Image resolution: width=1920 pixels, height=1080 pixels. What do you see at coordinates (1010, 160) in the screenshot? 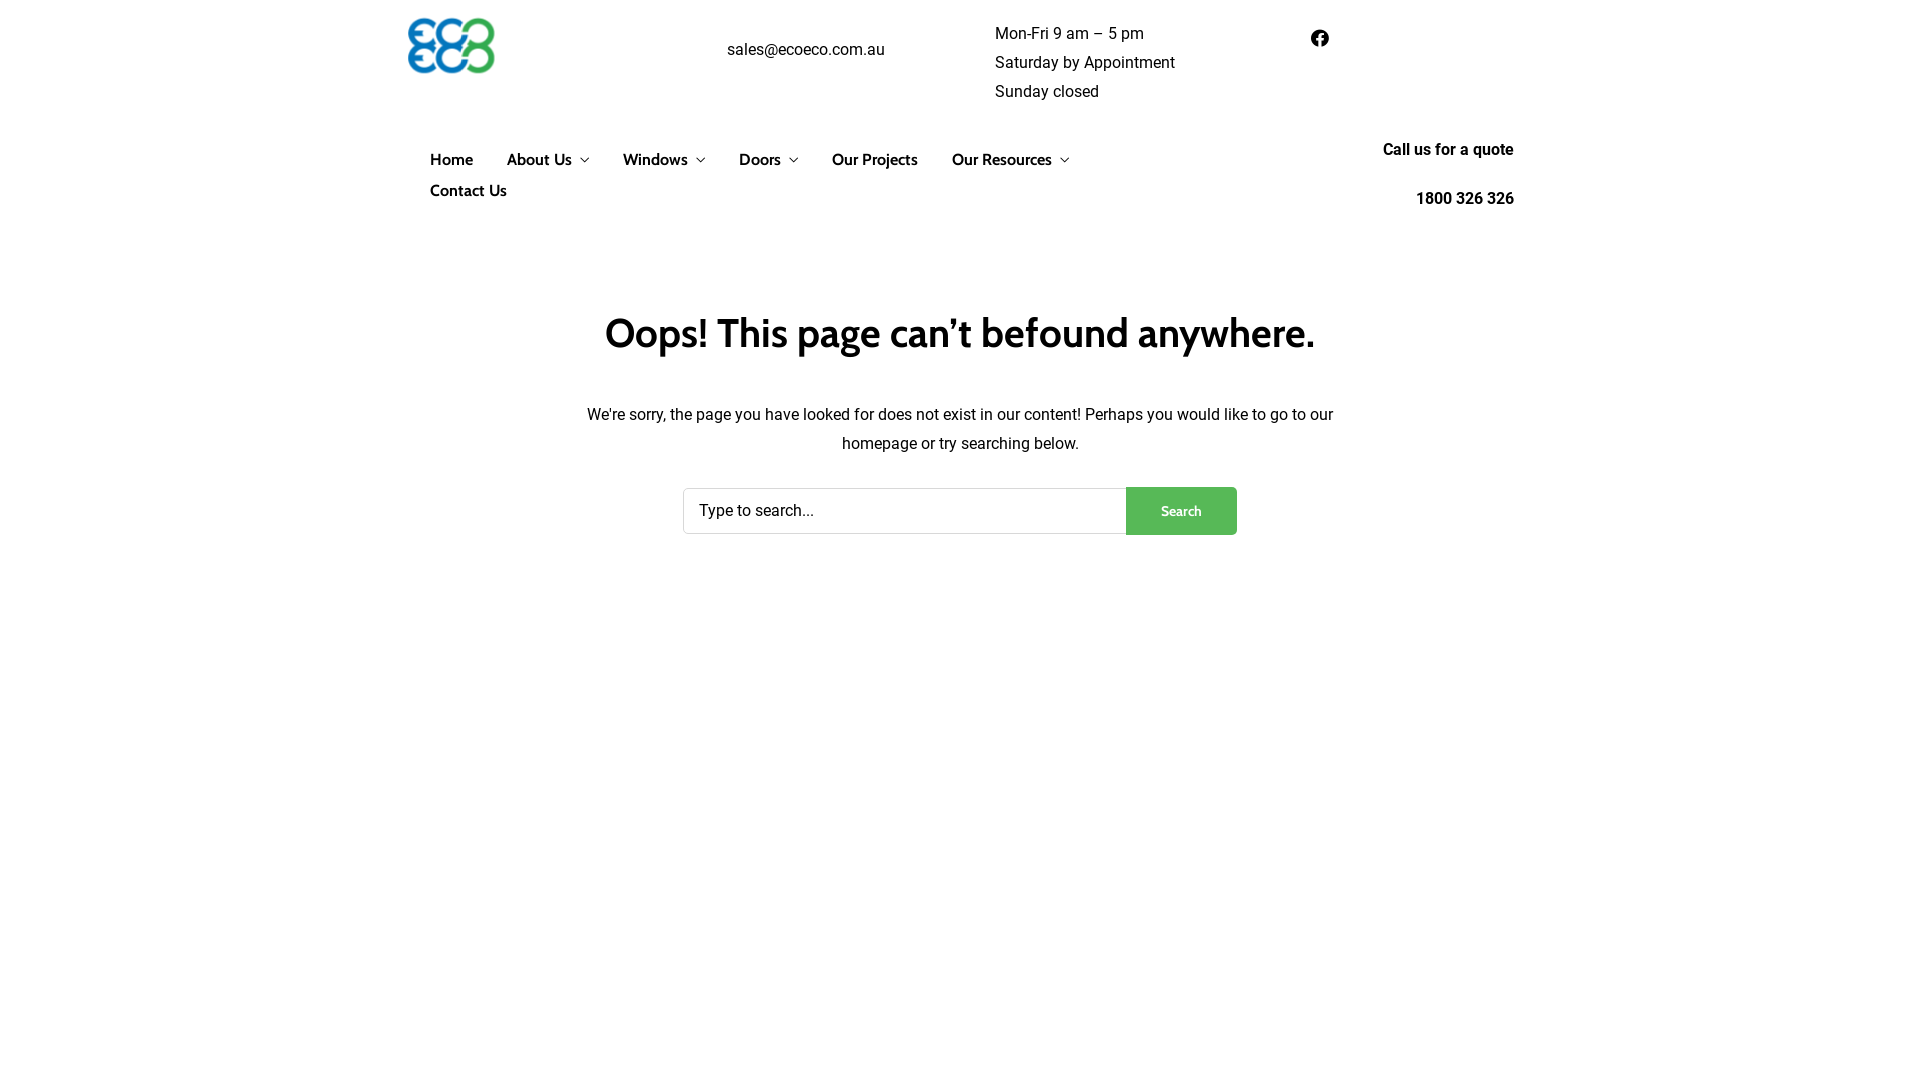
I see `'Our Resources'` at bounding box center [1010, 160].